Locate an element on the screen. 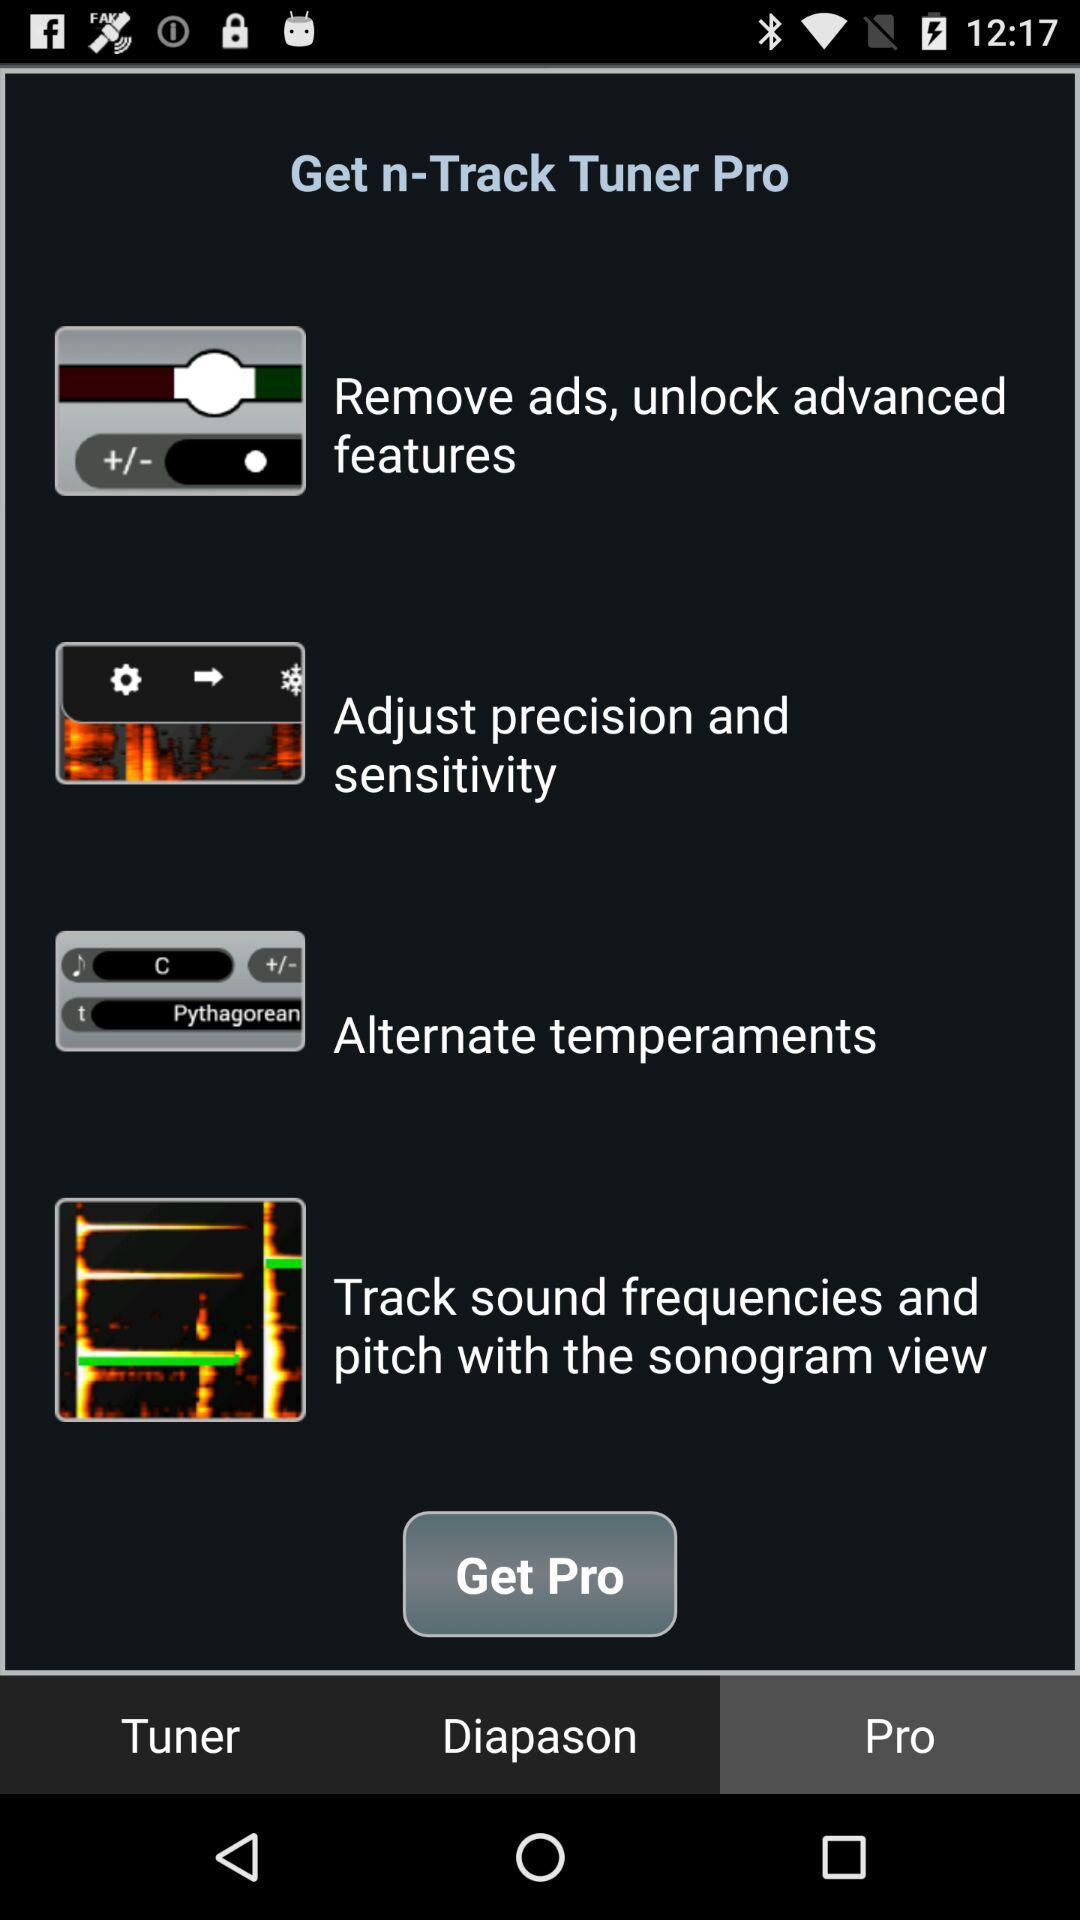 Image resolution: width=1080 pixels, height=1920 pixels. get n track item is located at coordinates (538, 171).